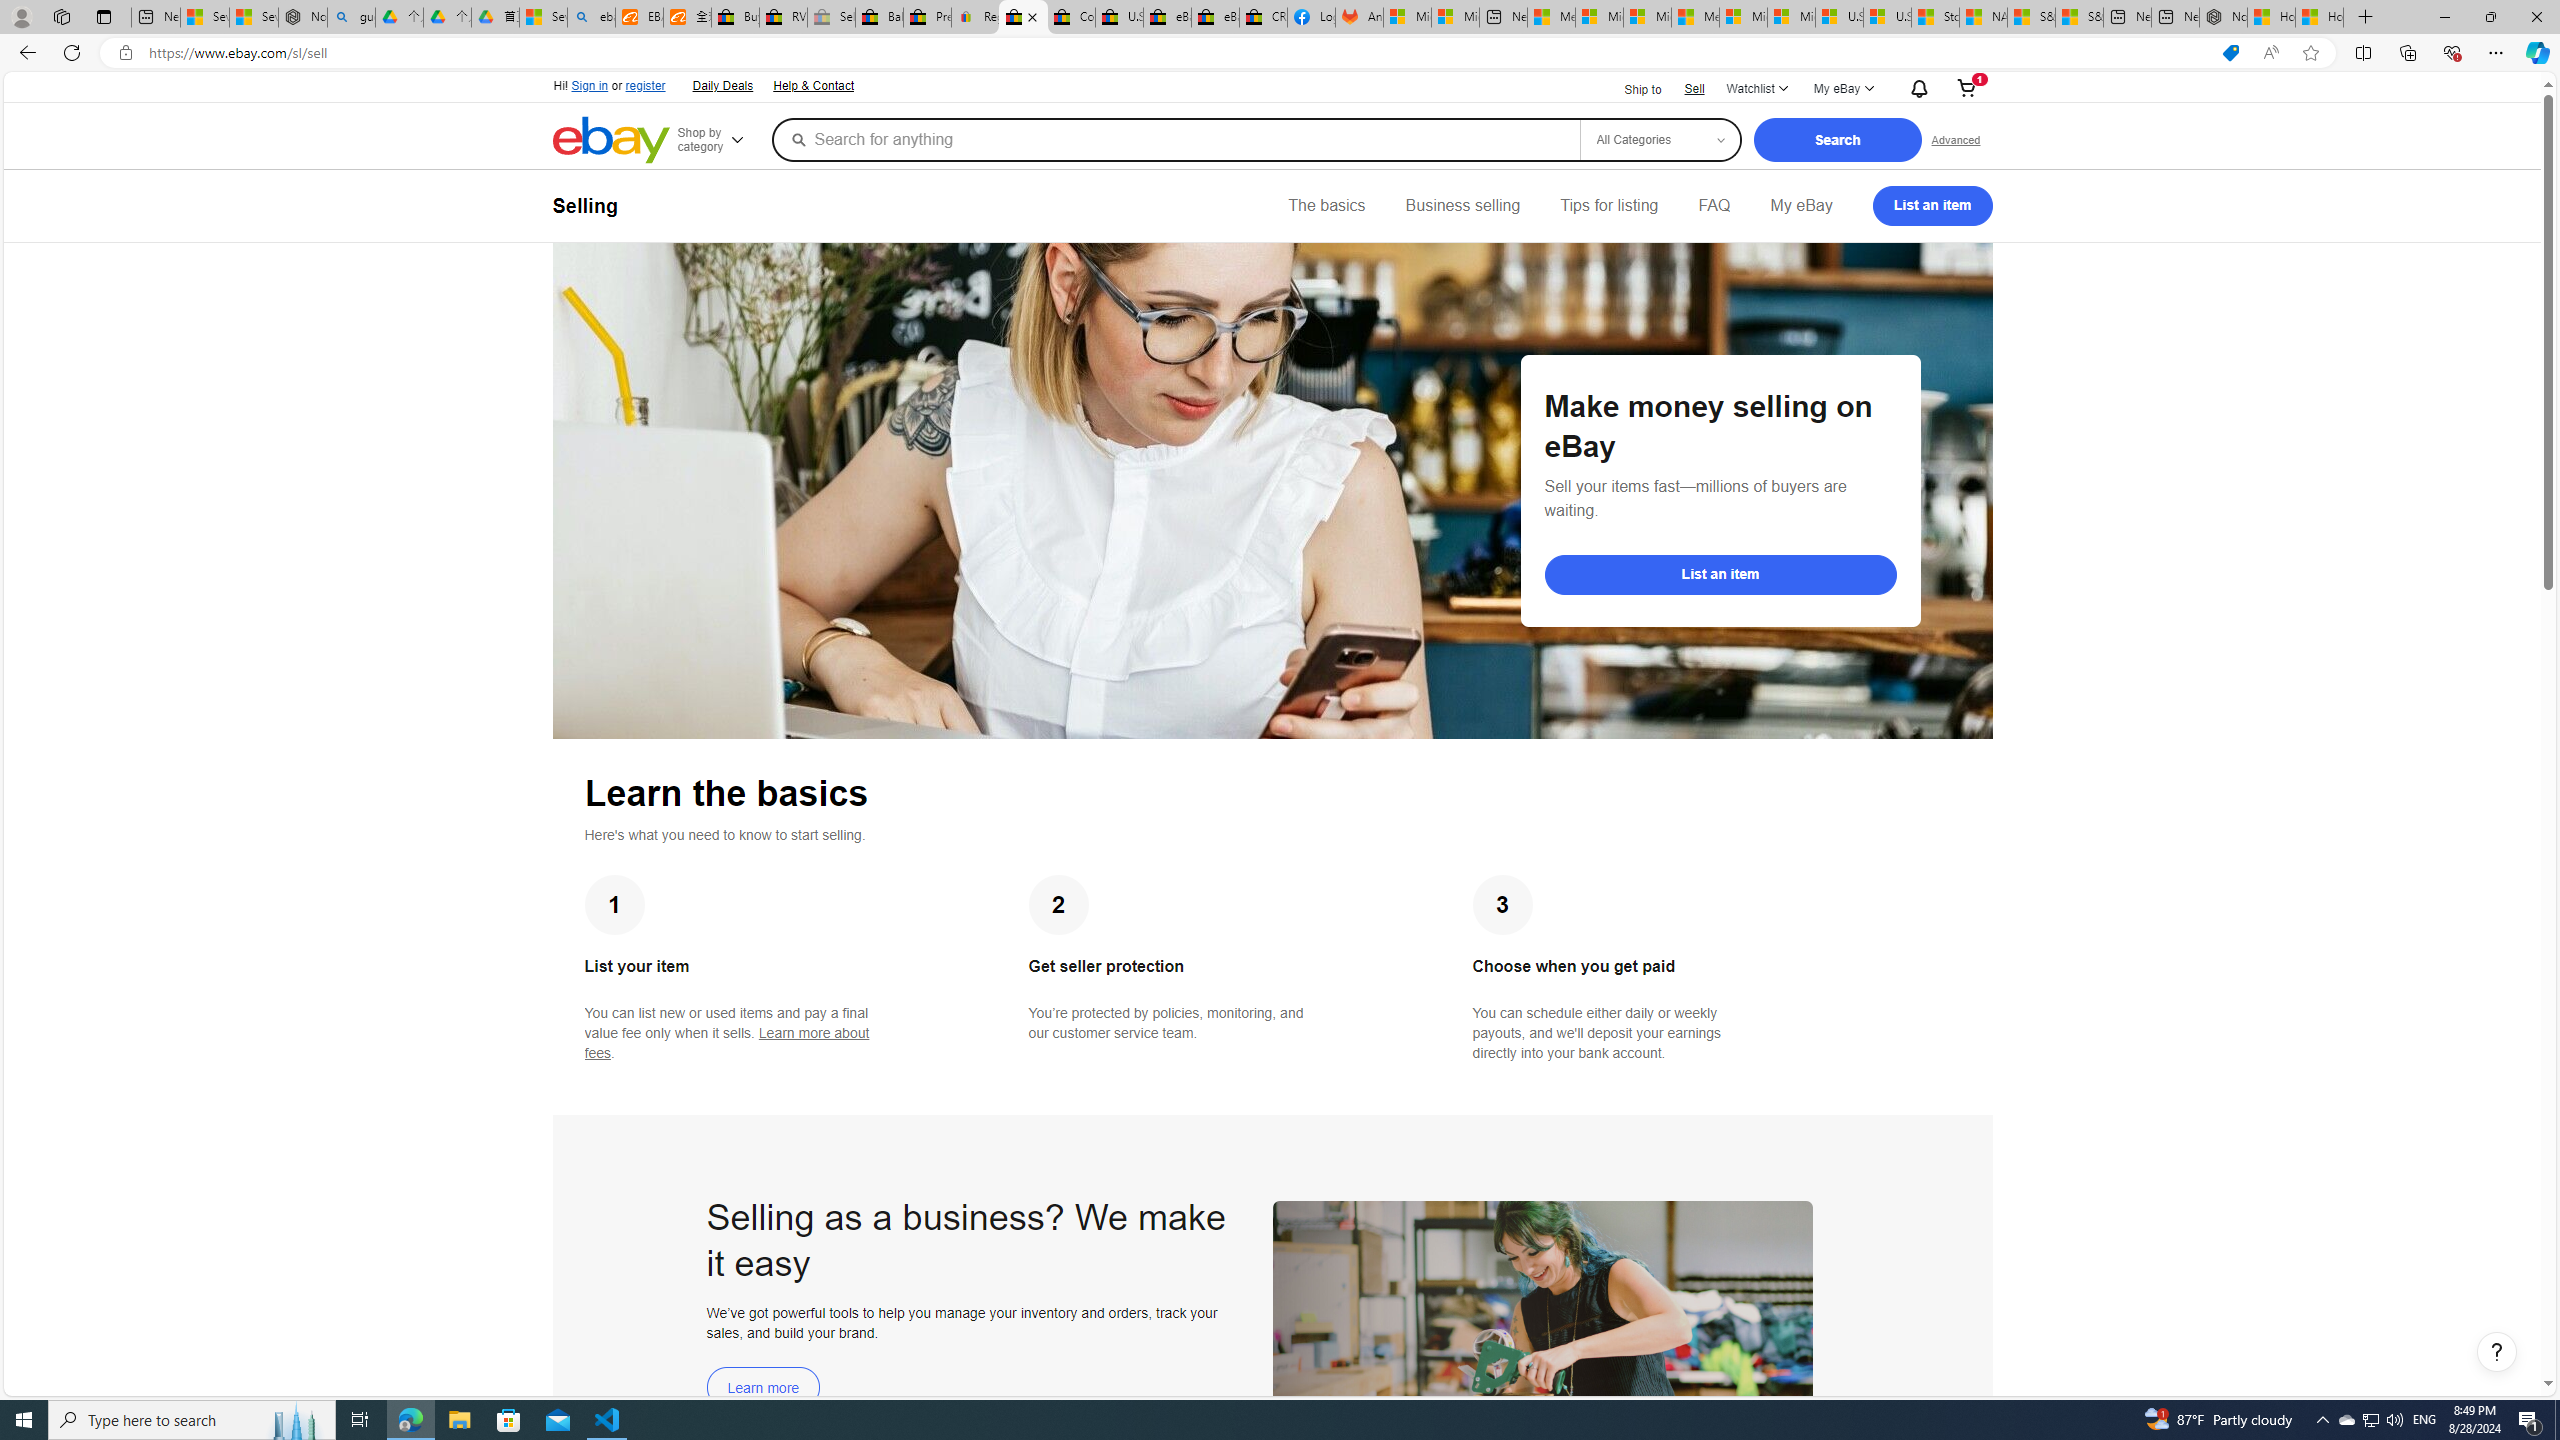 The image size is (2560, 1440). I want to click on 'My eBay', so click(1799, 204).